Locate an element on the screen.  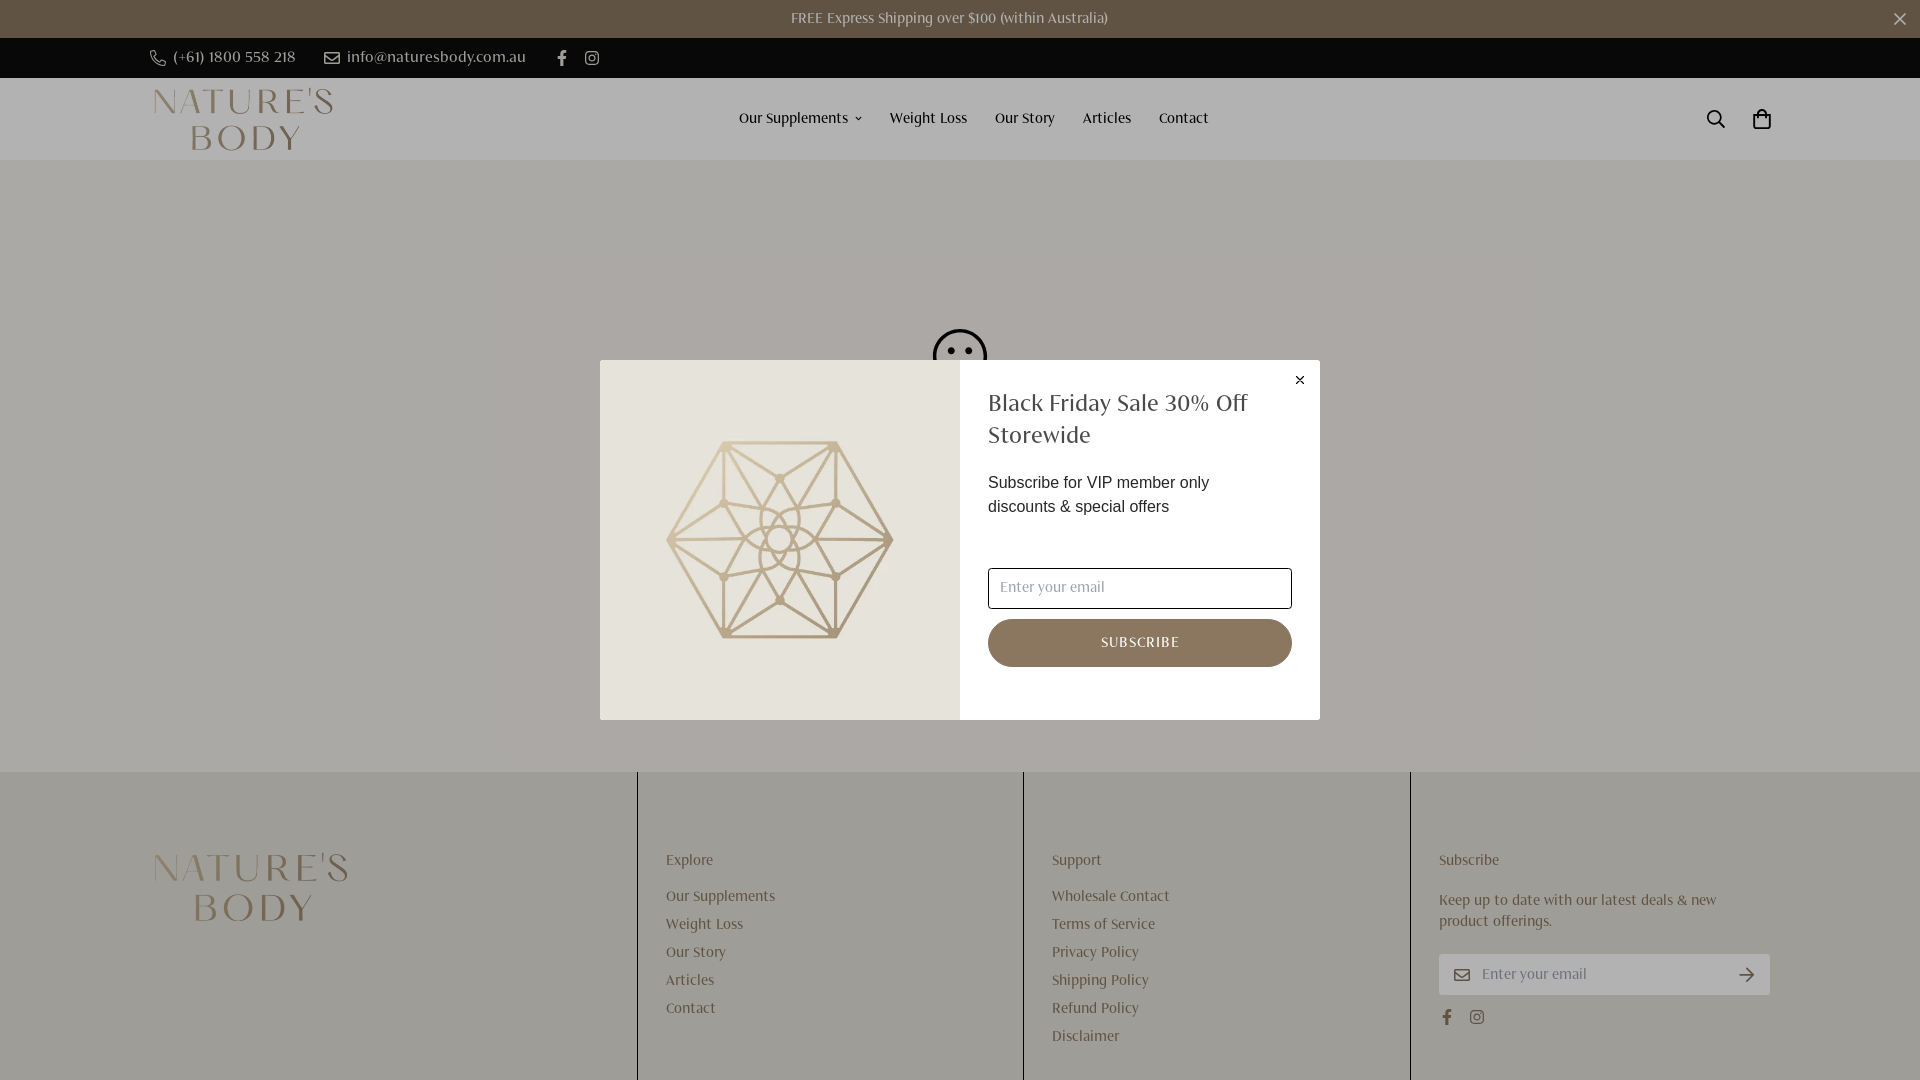
'Our Supplements' is located at coordinates (666, 896).